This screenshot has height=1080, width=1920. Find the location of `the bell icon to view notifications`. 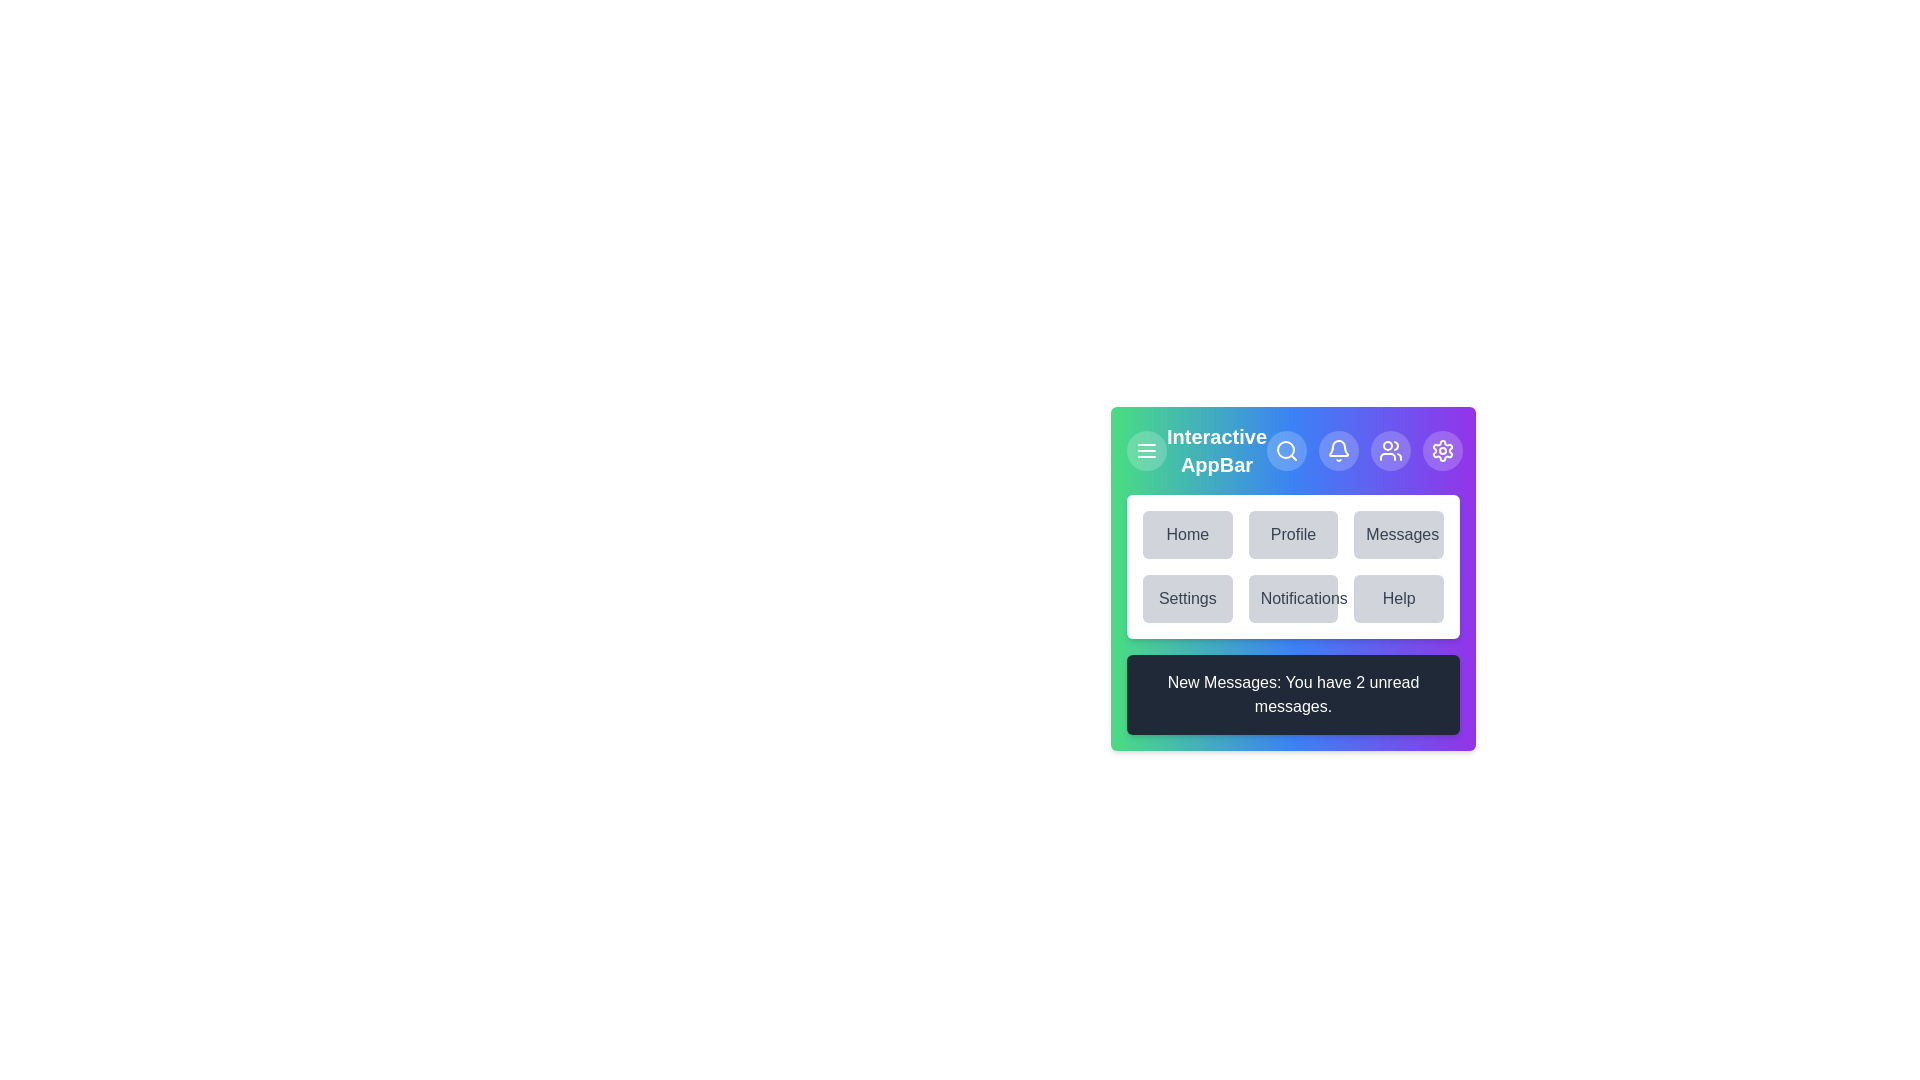

the bell icon to view notifications is located at coordinates (1339, 451).